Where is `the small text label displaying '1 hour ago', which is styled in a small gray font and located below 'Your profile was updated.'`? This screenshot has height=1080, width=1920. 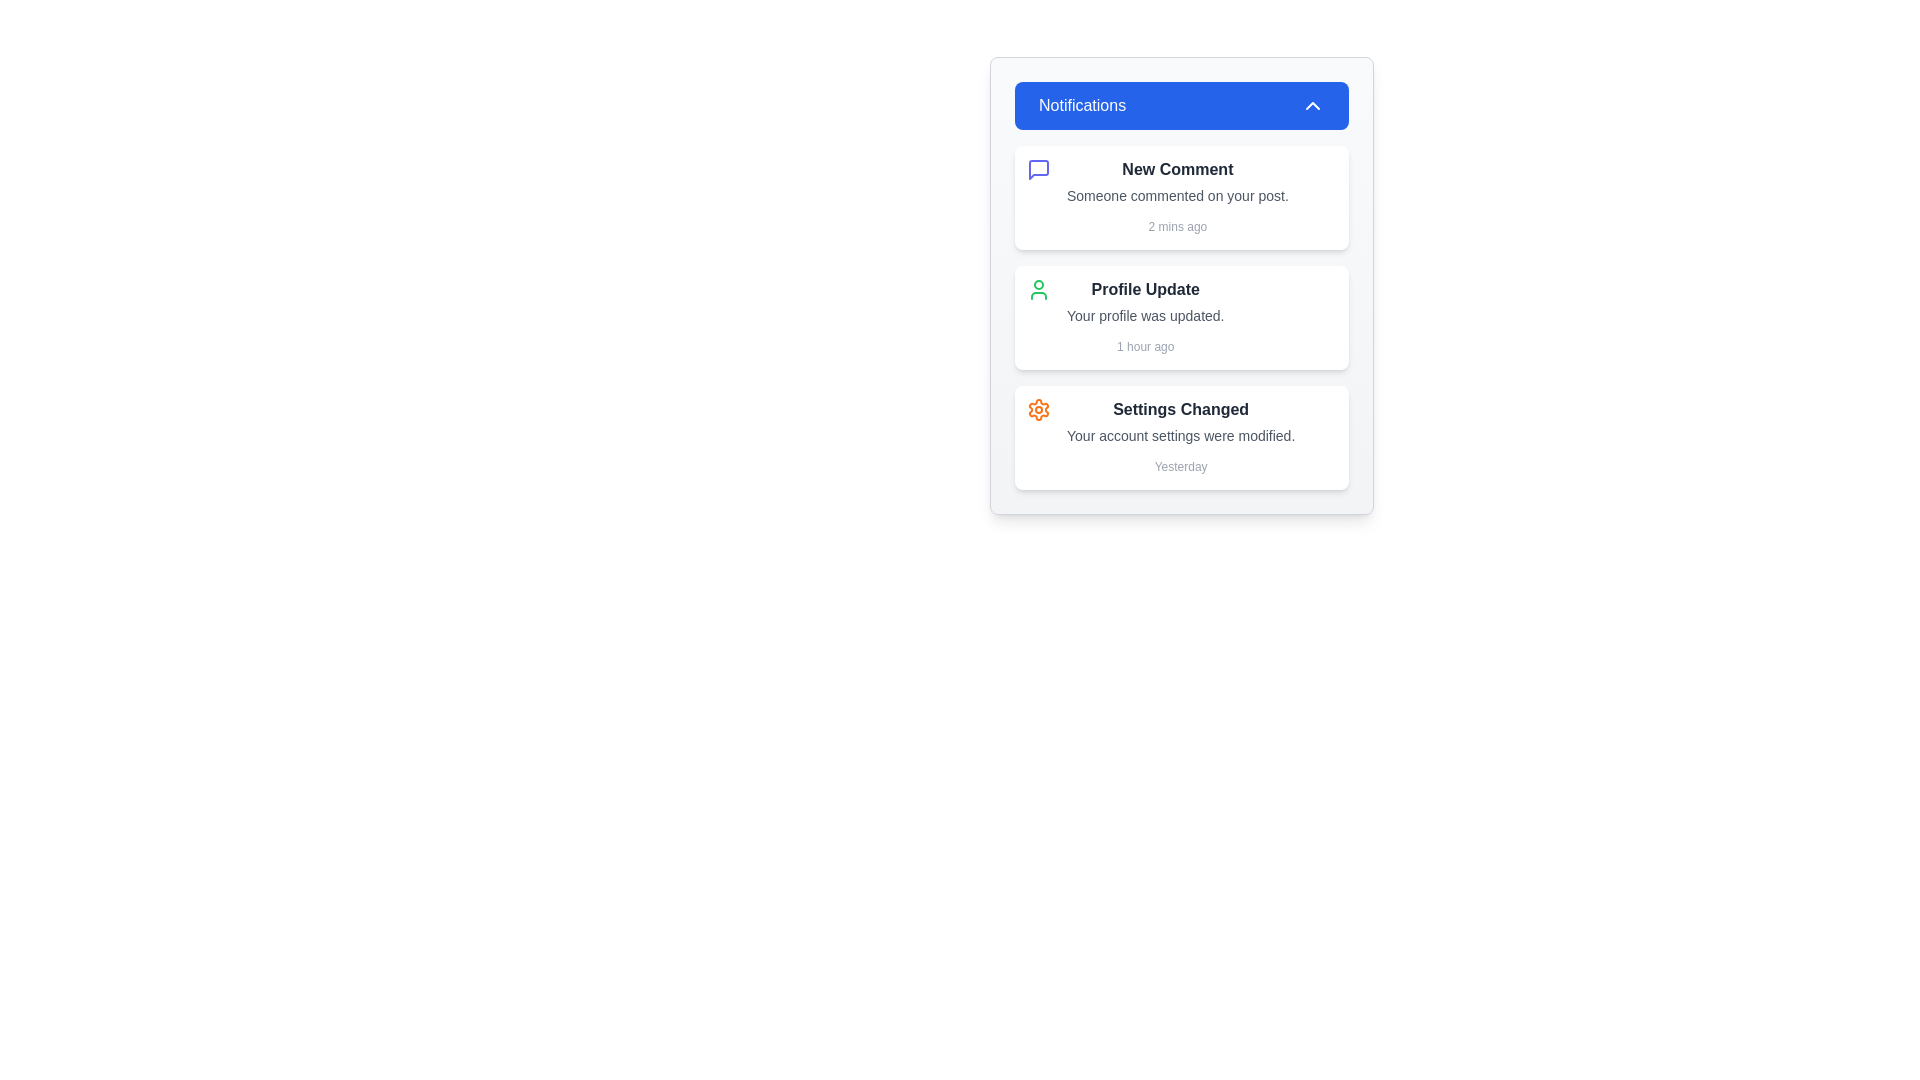
the small text label displaying '1 hour ago', which is styled in a small gray font and located below 'Your profile was updated.' is located at coordinates (1145, 346).